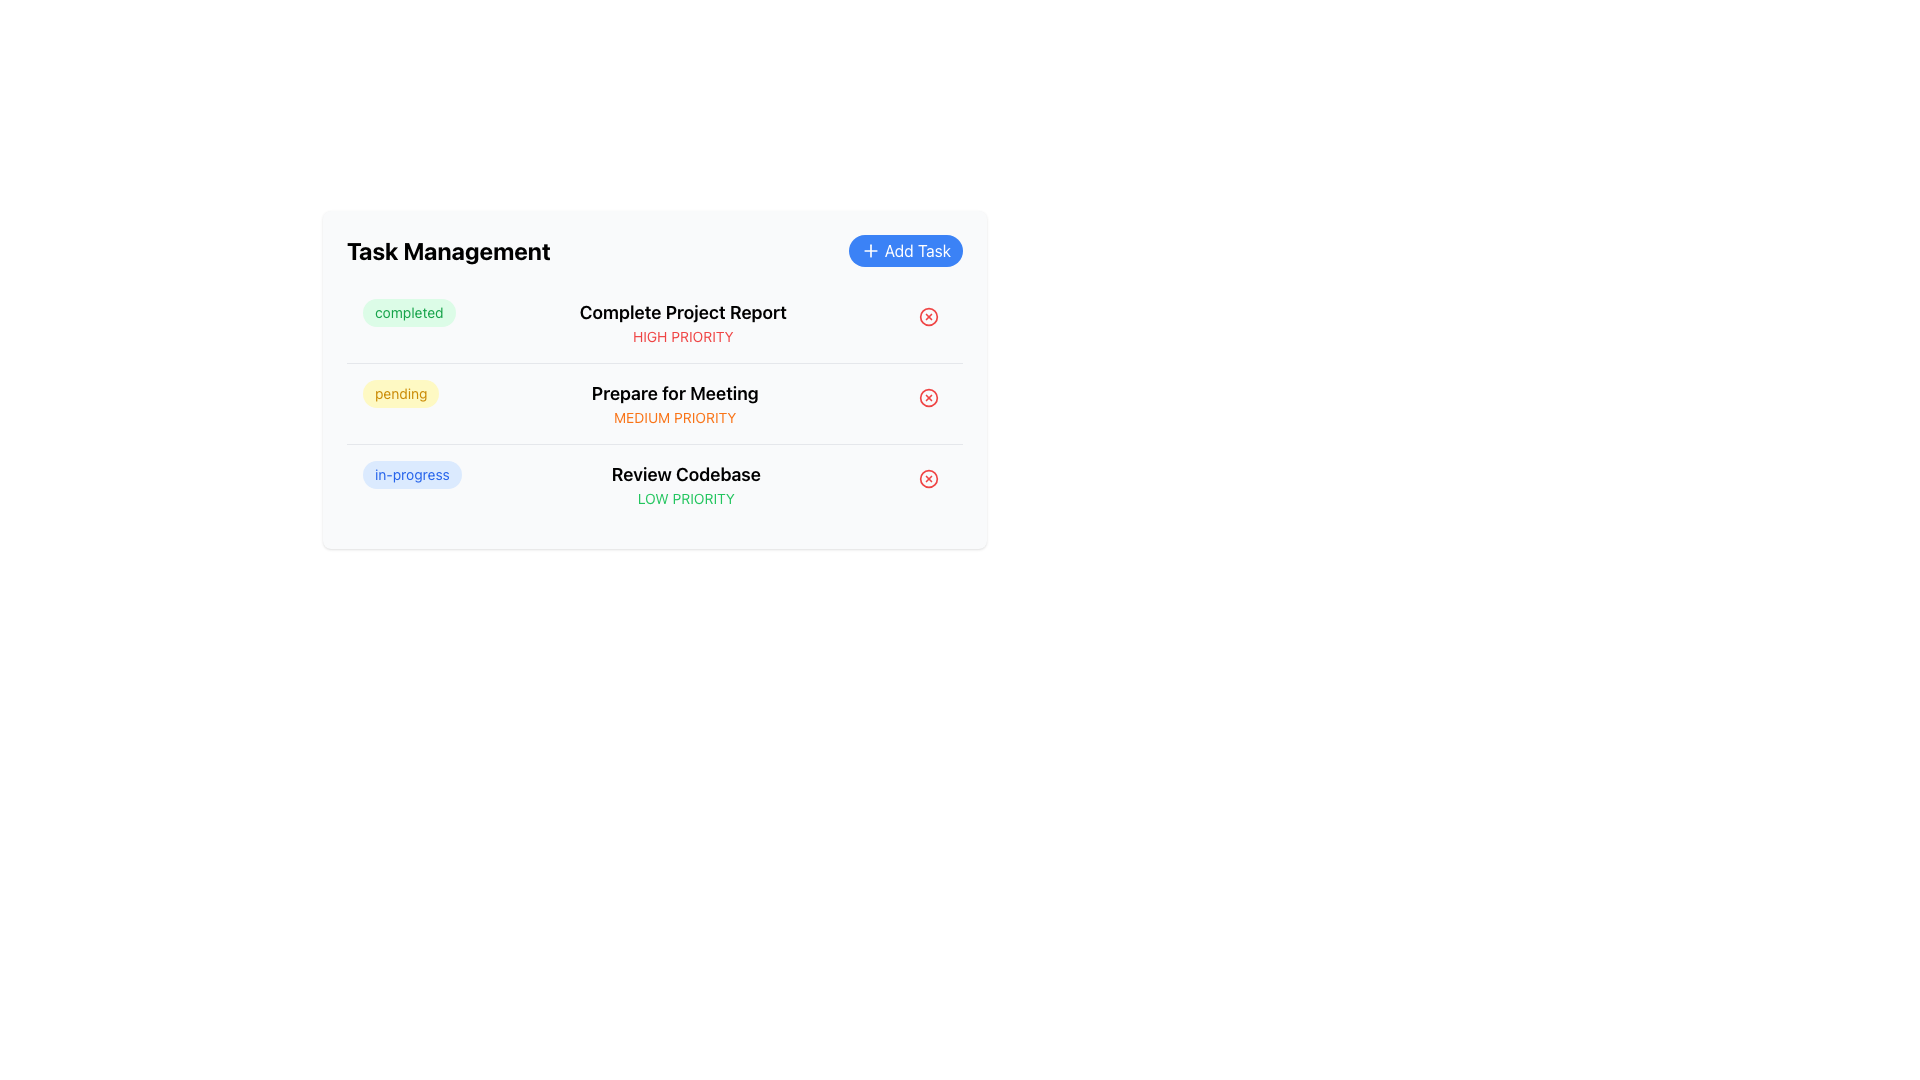 This screenshot has height=1080, width=1920. What do you see at coordinates (683, 312) in the screenshot?
I see `the text label displaying 'Complete Project Report', which is part of the task management interface and indicates a completed task` at bounding box center [683, 312].